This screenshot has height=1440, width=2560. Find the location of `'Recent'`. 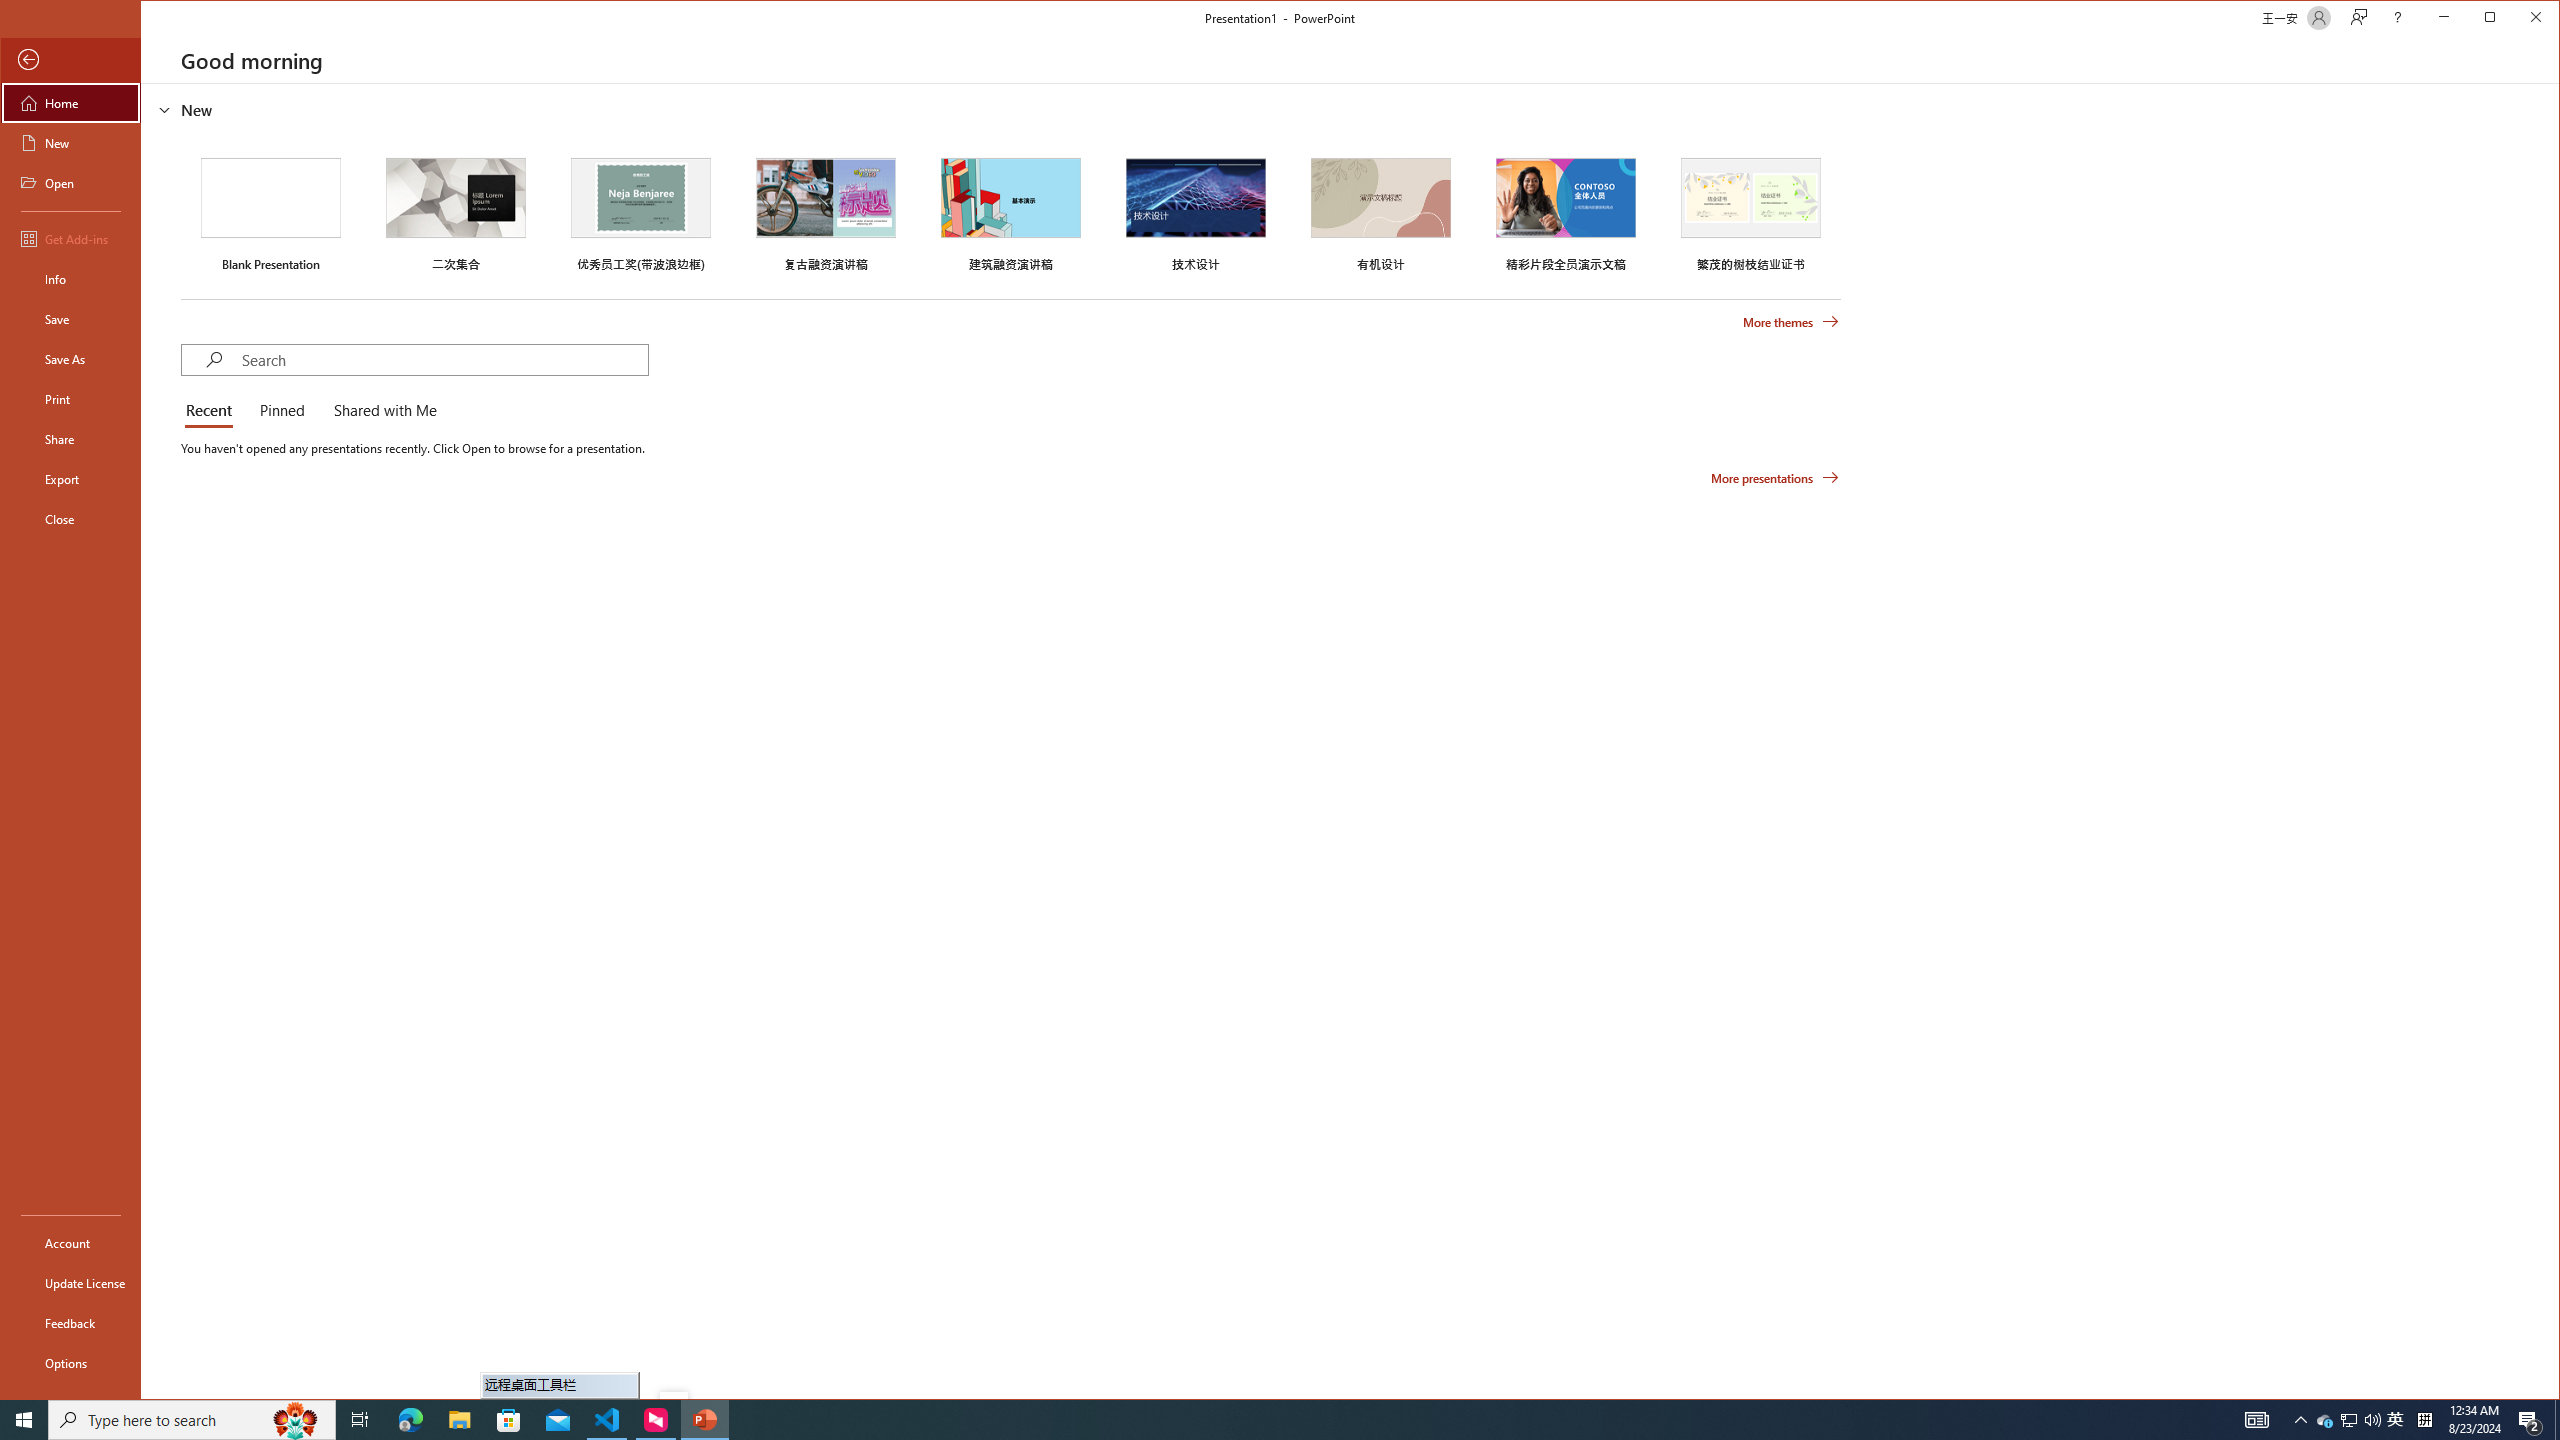

'Recent' is located at coordinates (212, 410).